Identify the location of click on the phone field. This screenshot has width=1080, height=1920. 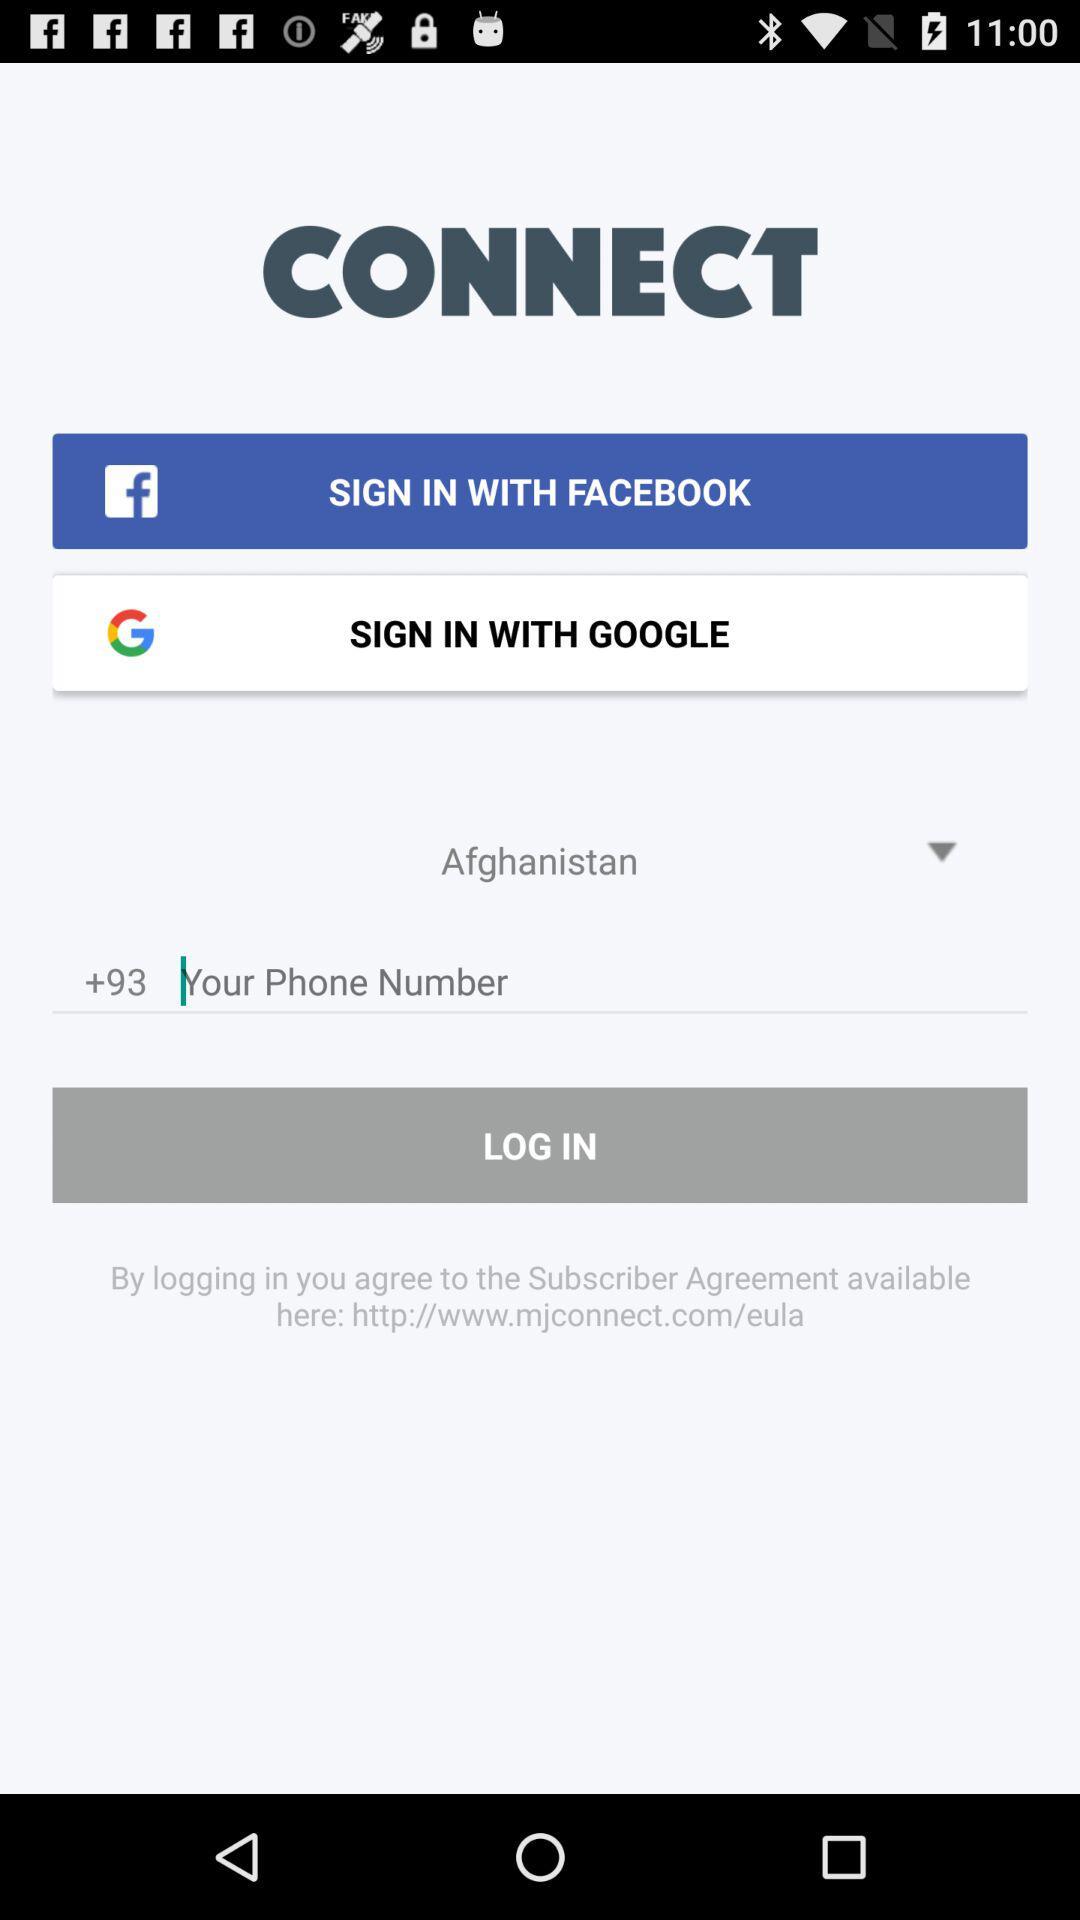
(603, 986).